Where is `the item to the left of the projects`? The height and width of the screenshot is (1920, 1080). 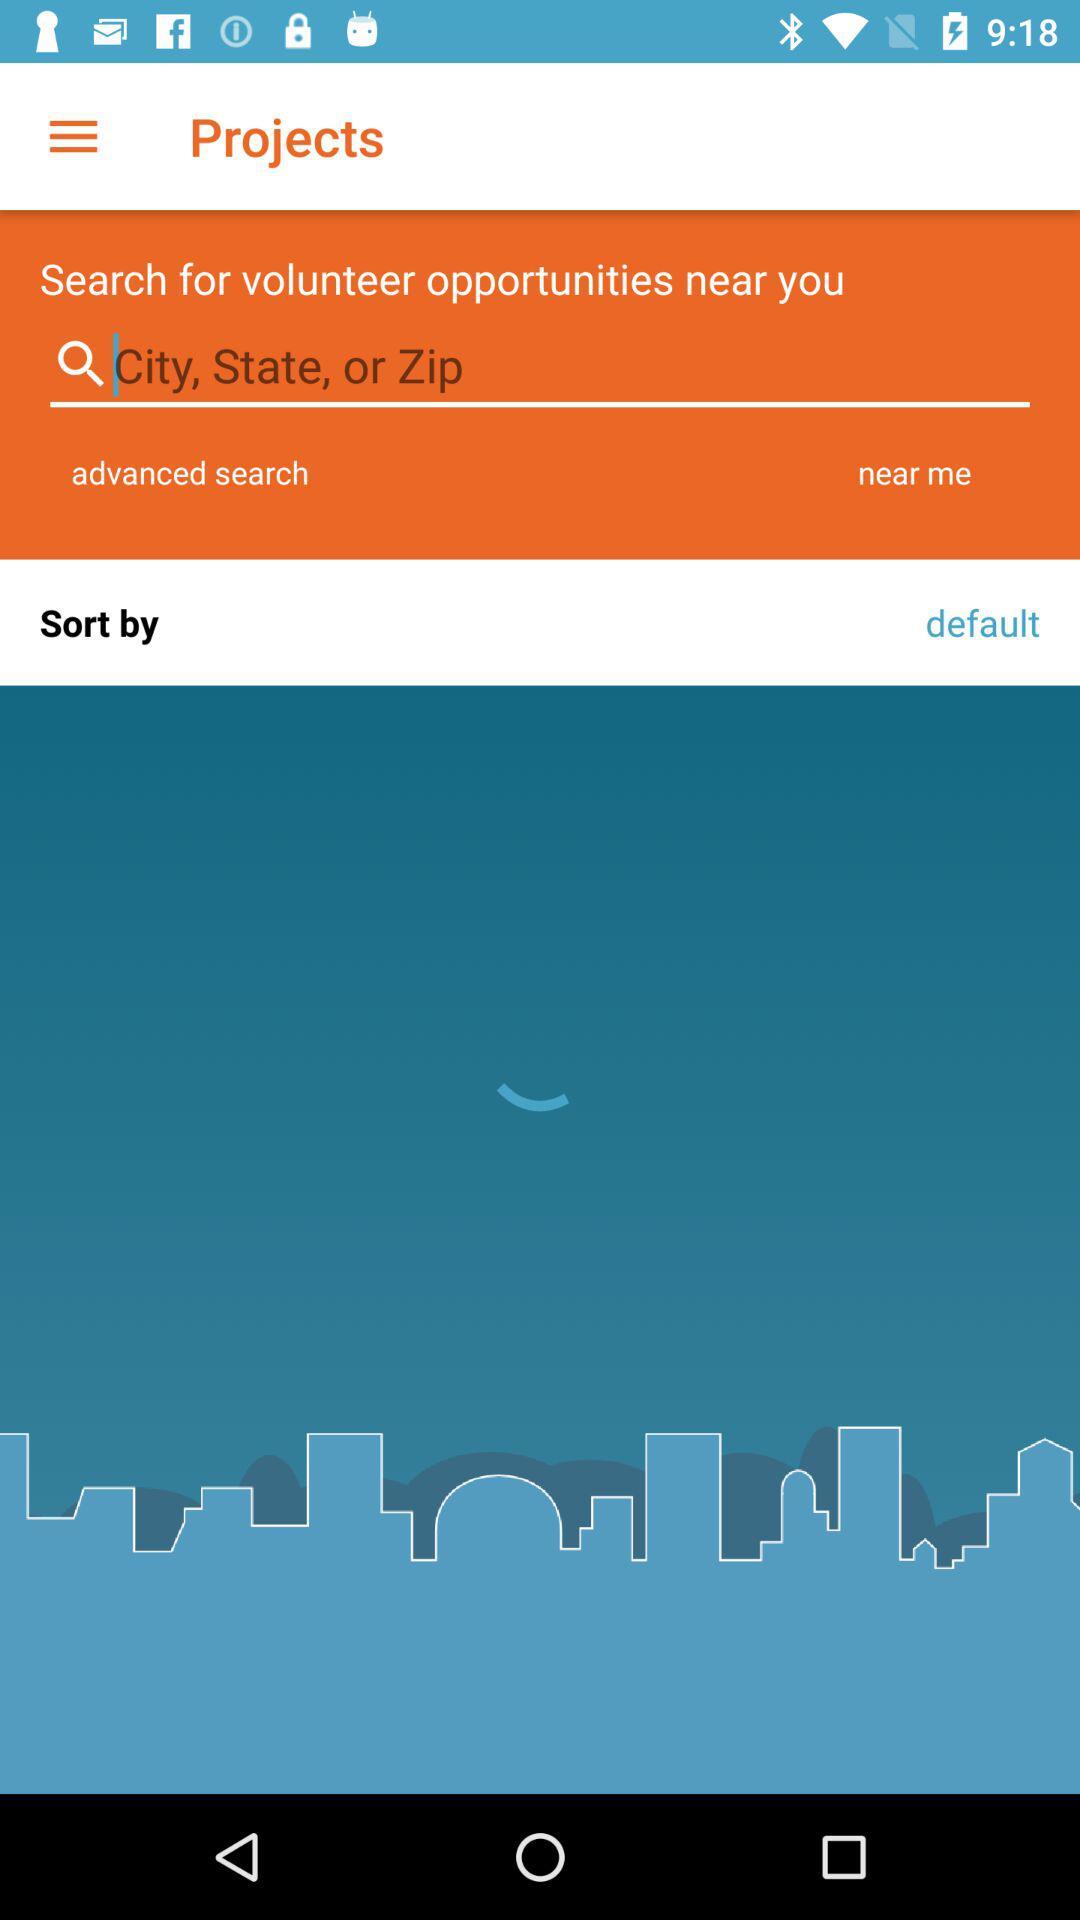
the item to the left of the projects is located at coordinates (72, 135).